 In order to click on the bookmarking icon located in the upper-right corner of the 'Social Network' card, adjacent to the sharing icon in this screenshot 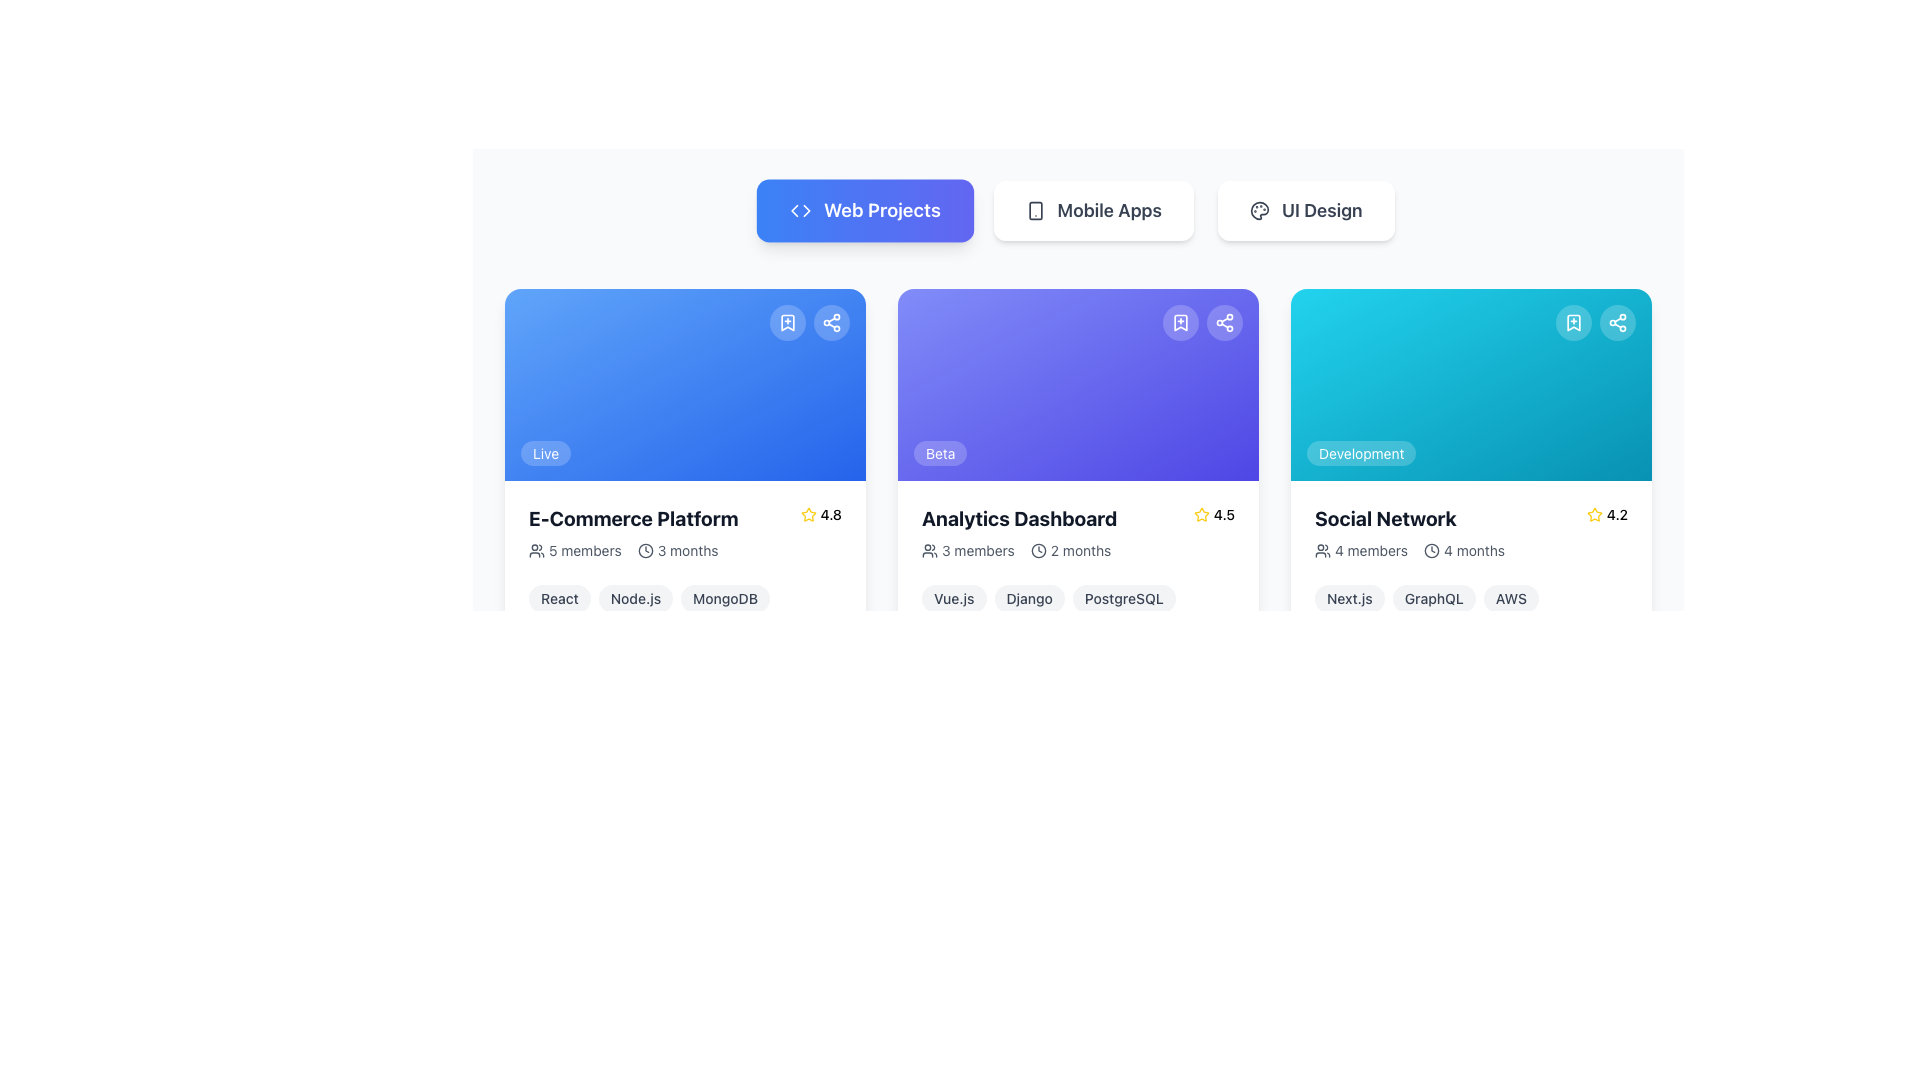, I will do `click(1573, 322)`.